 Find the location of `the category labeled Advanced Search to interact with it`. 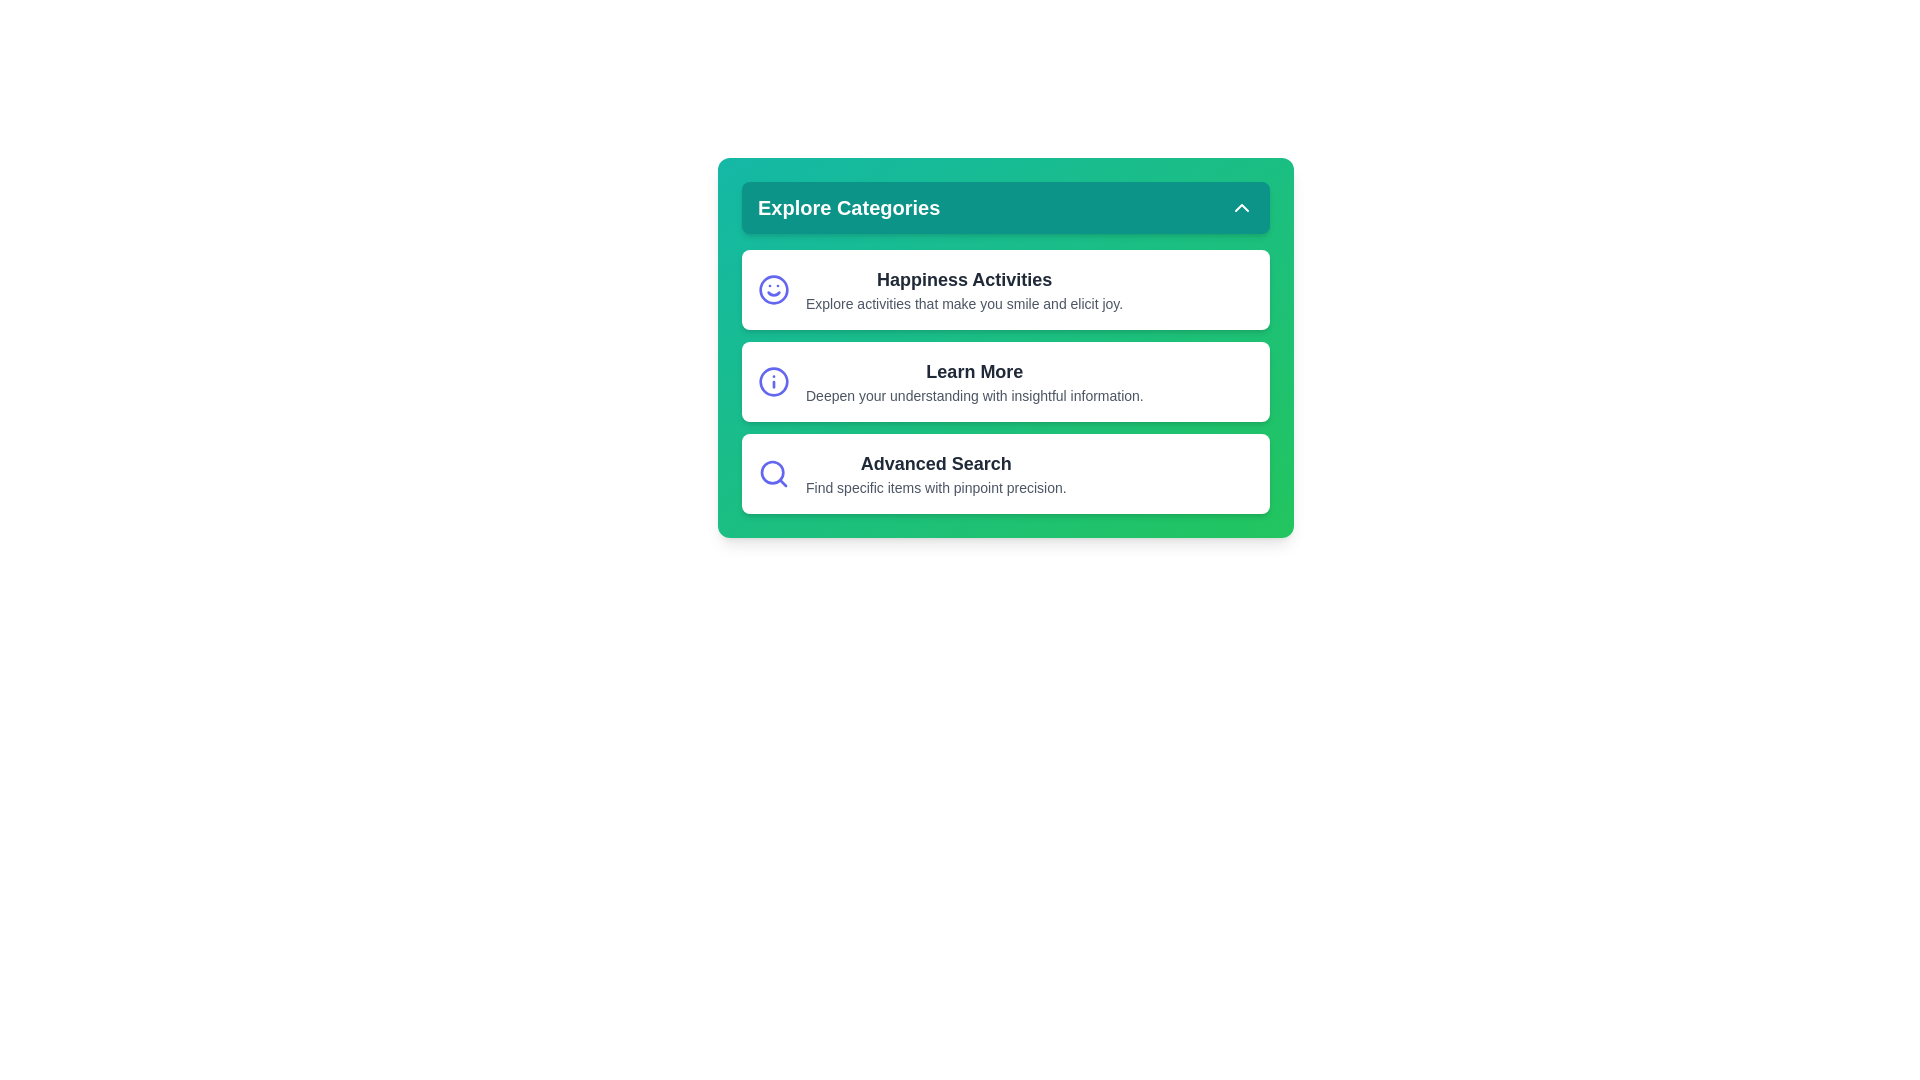

the category labeled Advanced Search to interact with it is located at coordinates (1006, 474).